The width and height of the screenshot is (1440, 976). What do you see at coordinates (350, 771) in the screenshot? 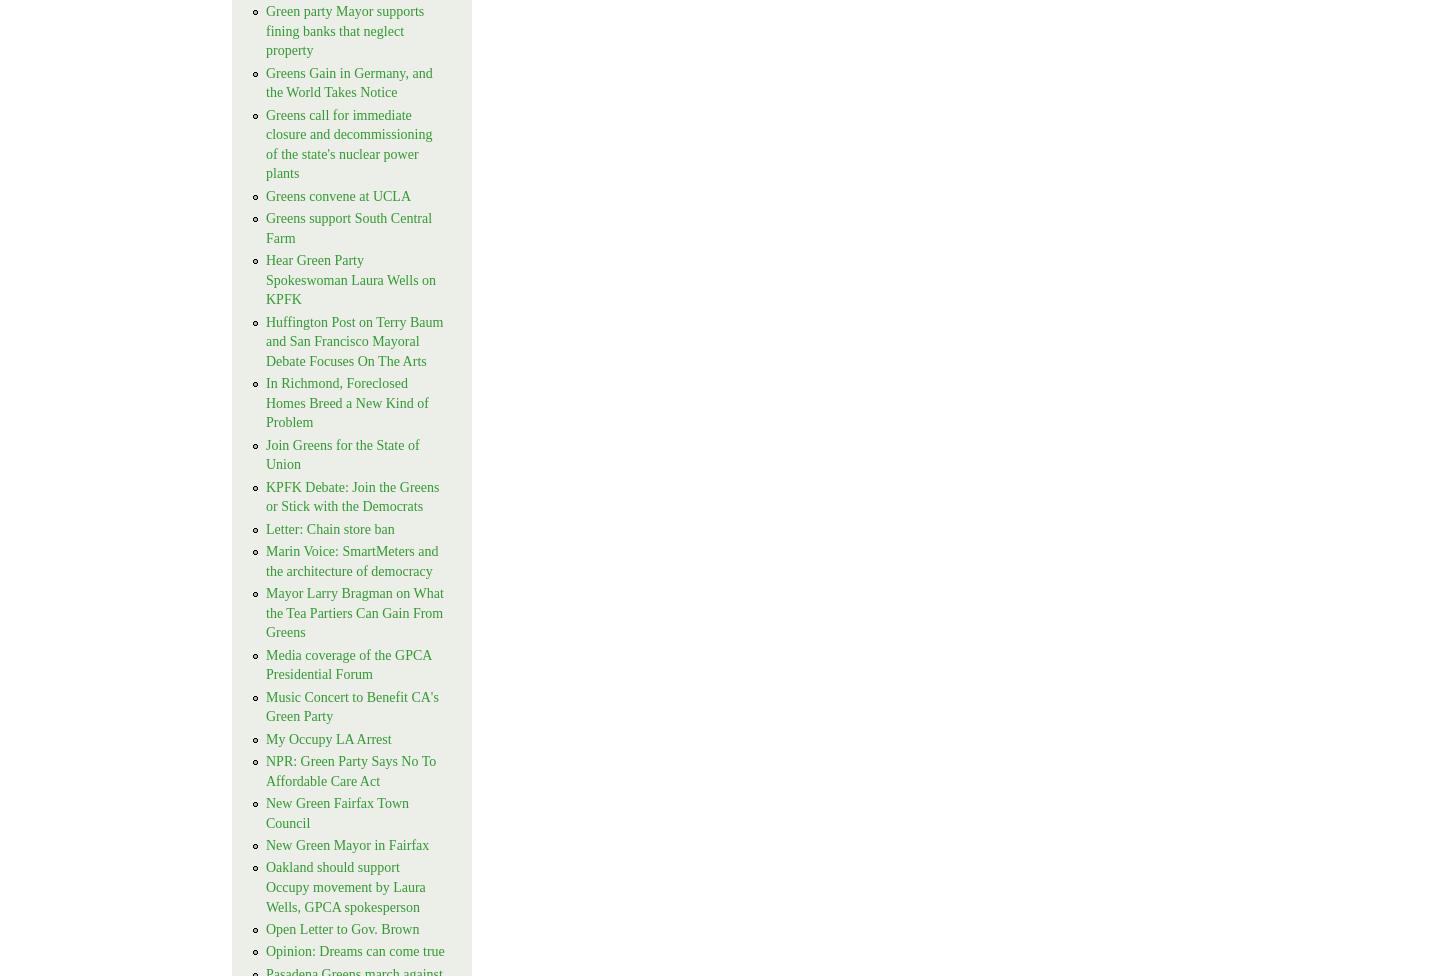
I see `'NPR: Green Party Says No To Affordable Care Act'` at bounding box center [350, 771].